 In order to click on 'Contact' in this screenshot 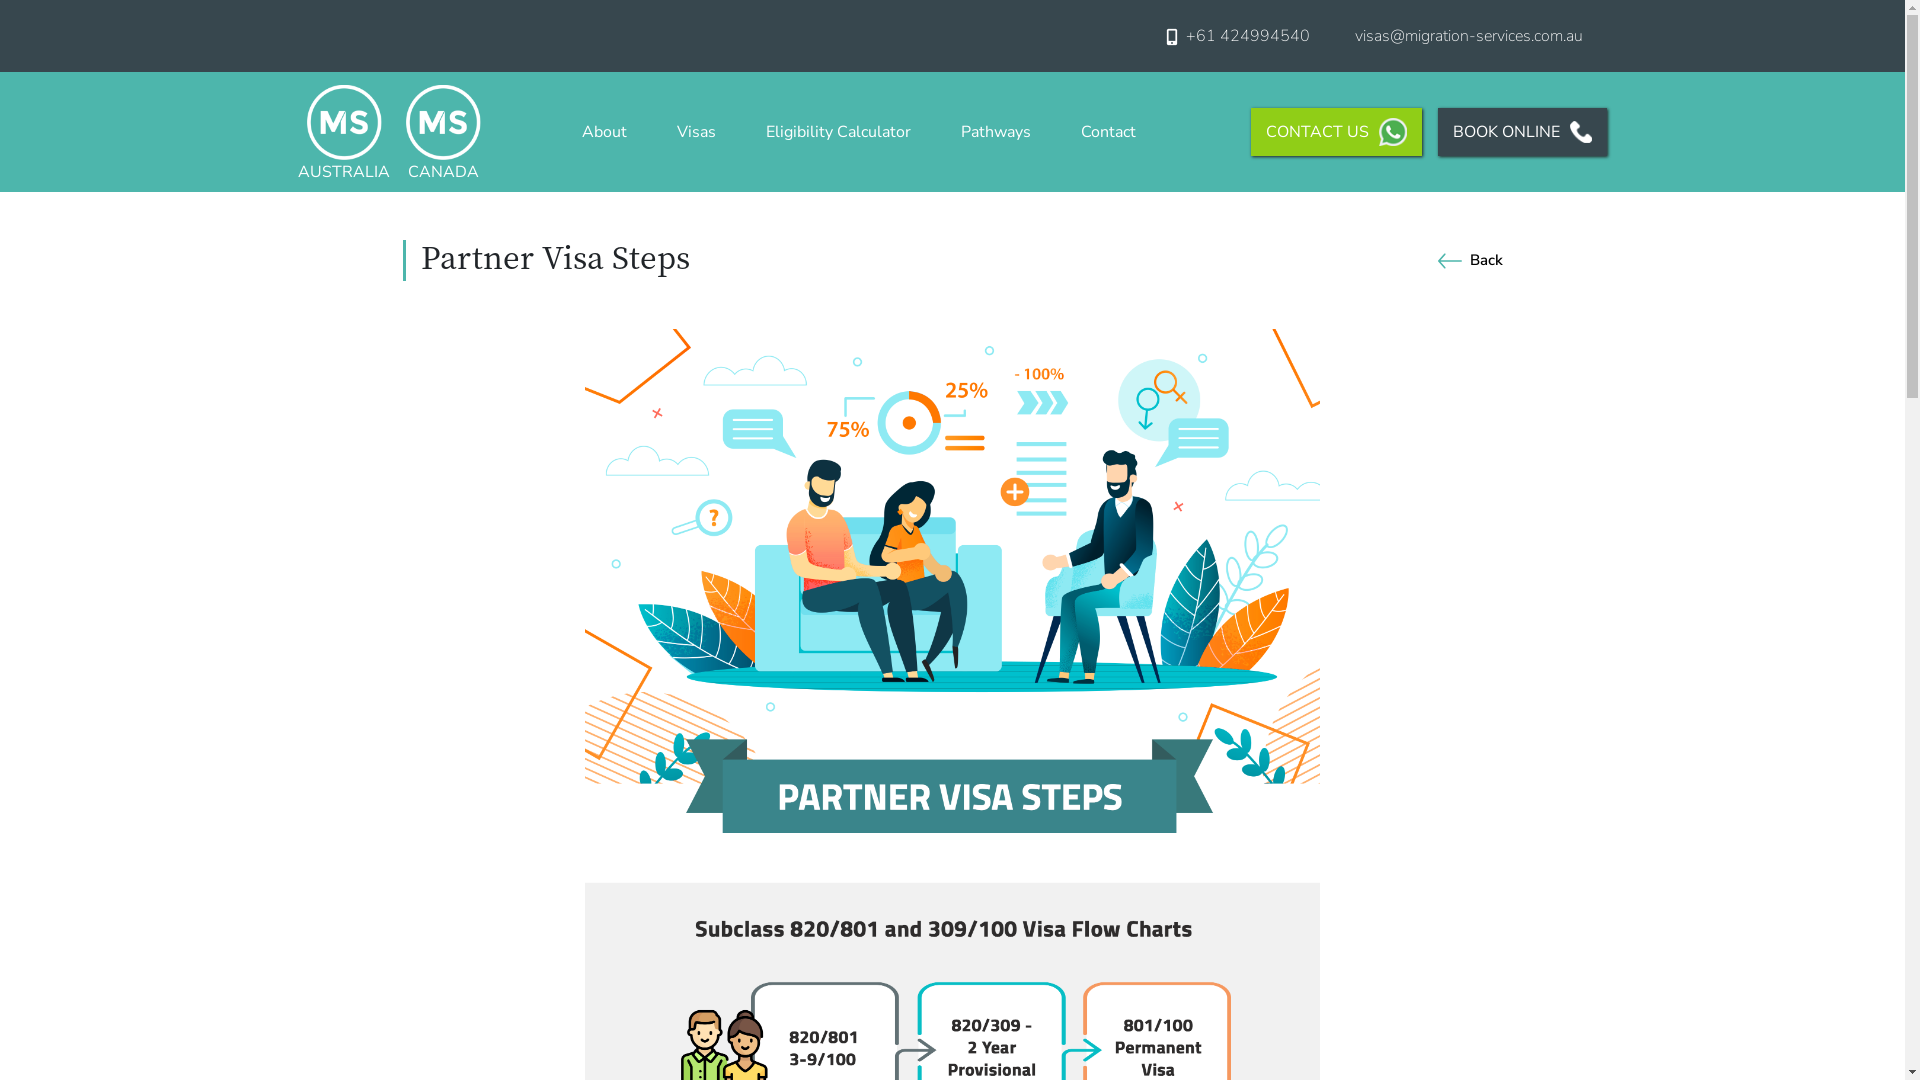, I will do `click(1107, 131)`.